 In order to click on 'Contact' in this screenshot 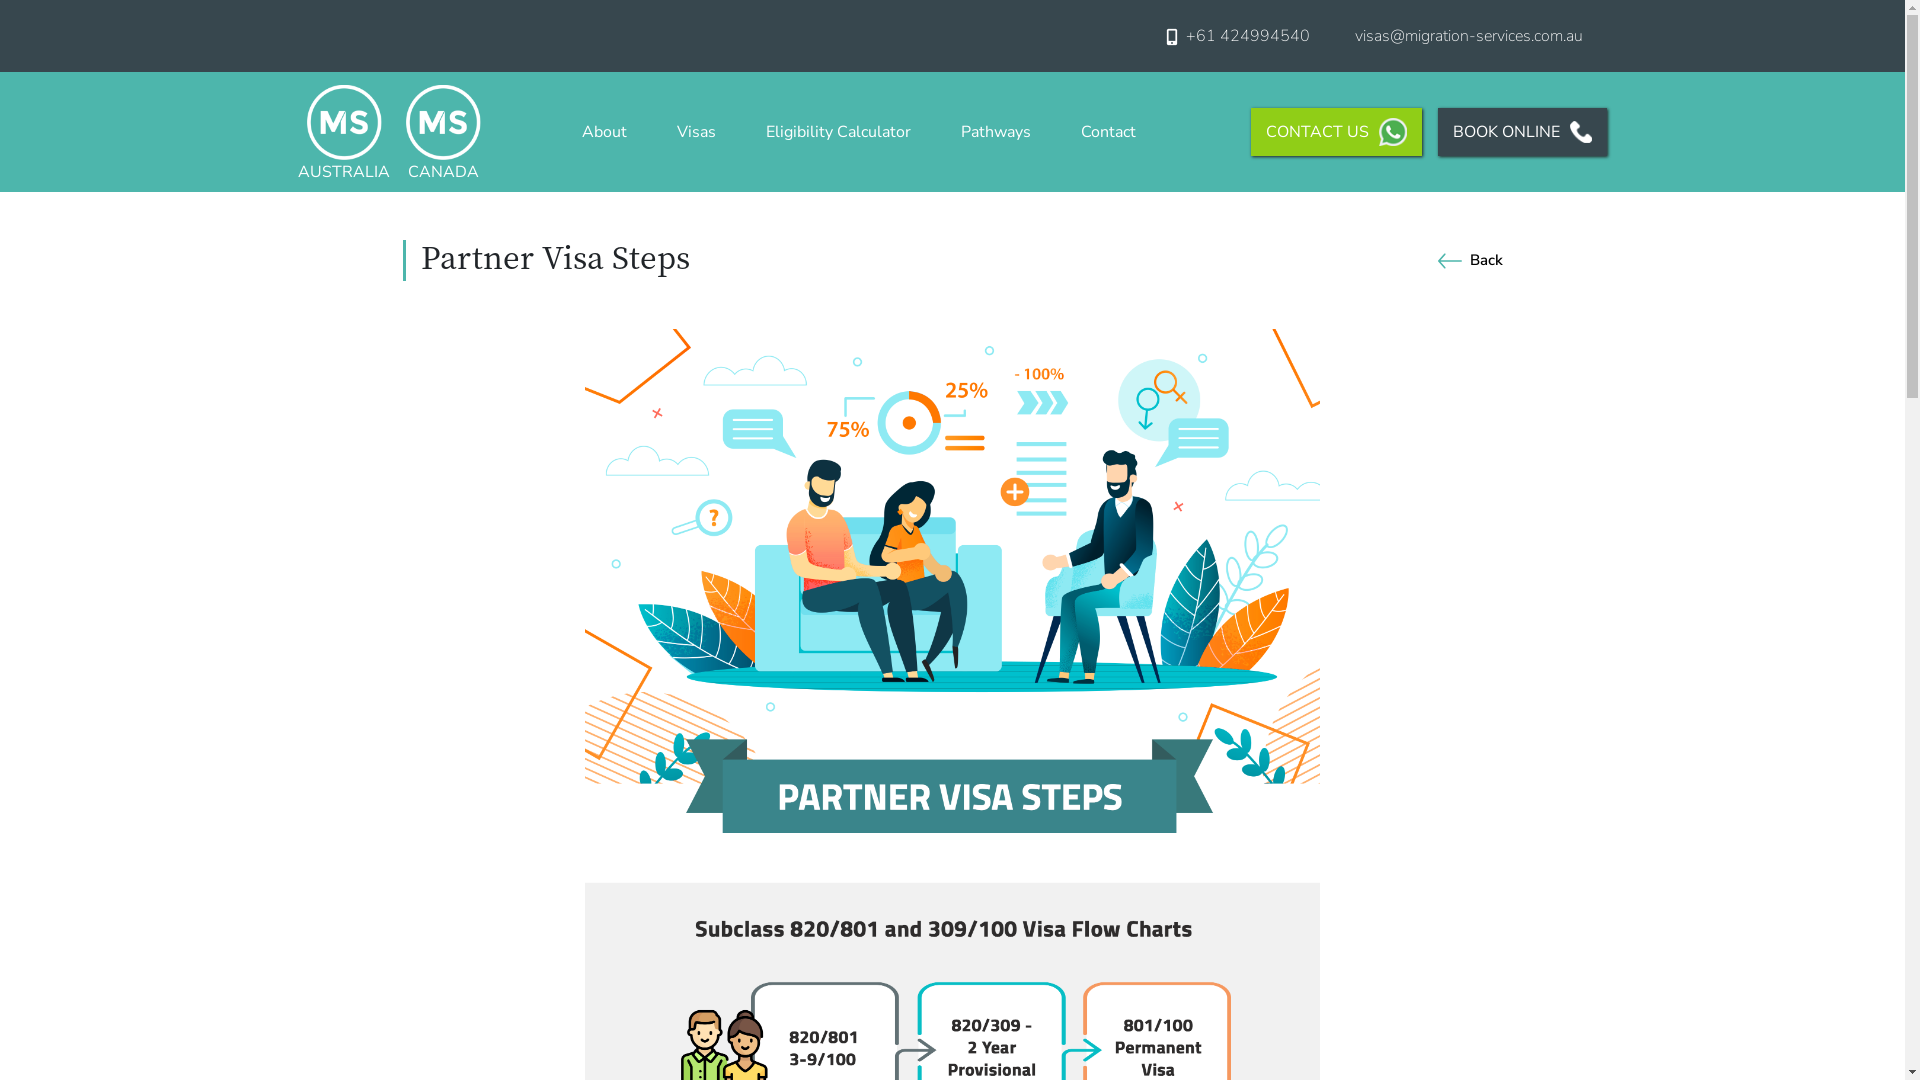, I will do `click(1107, 131)`.